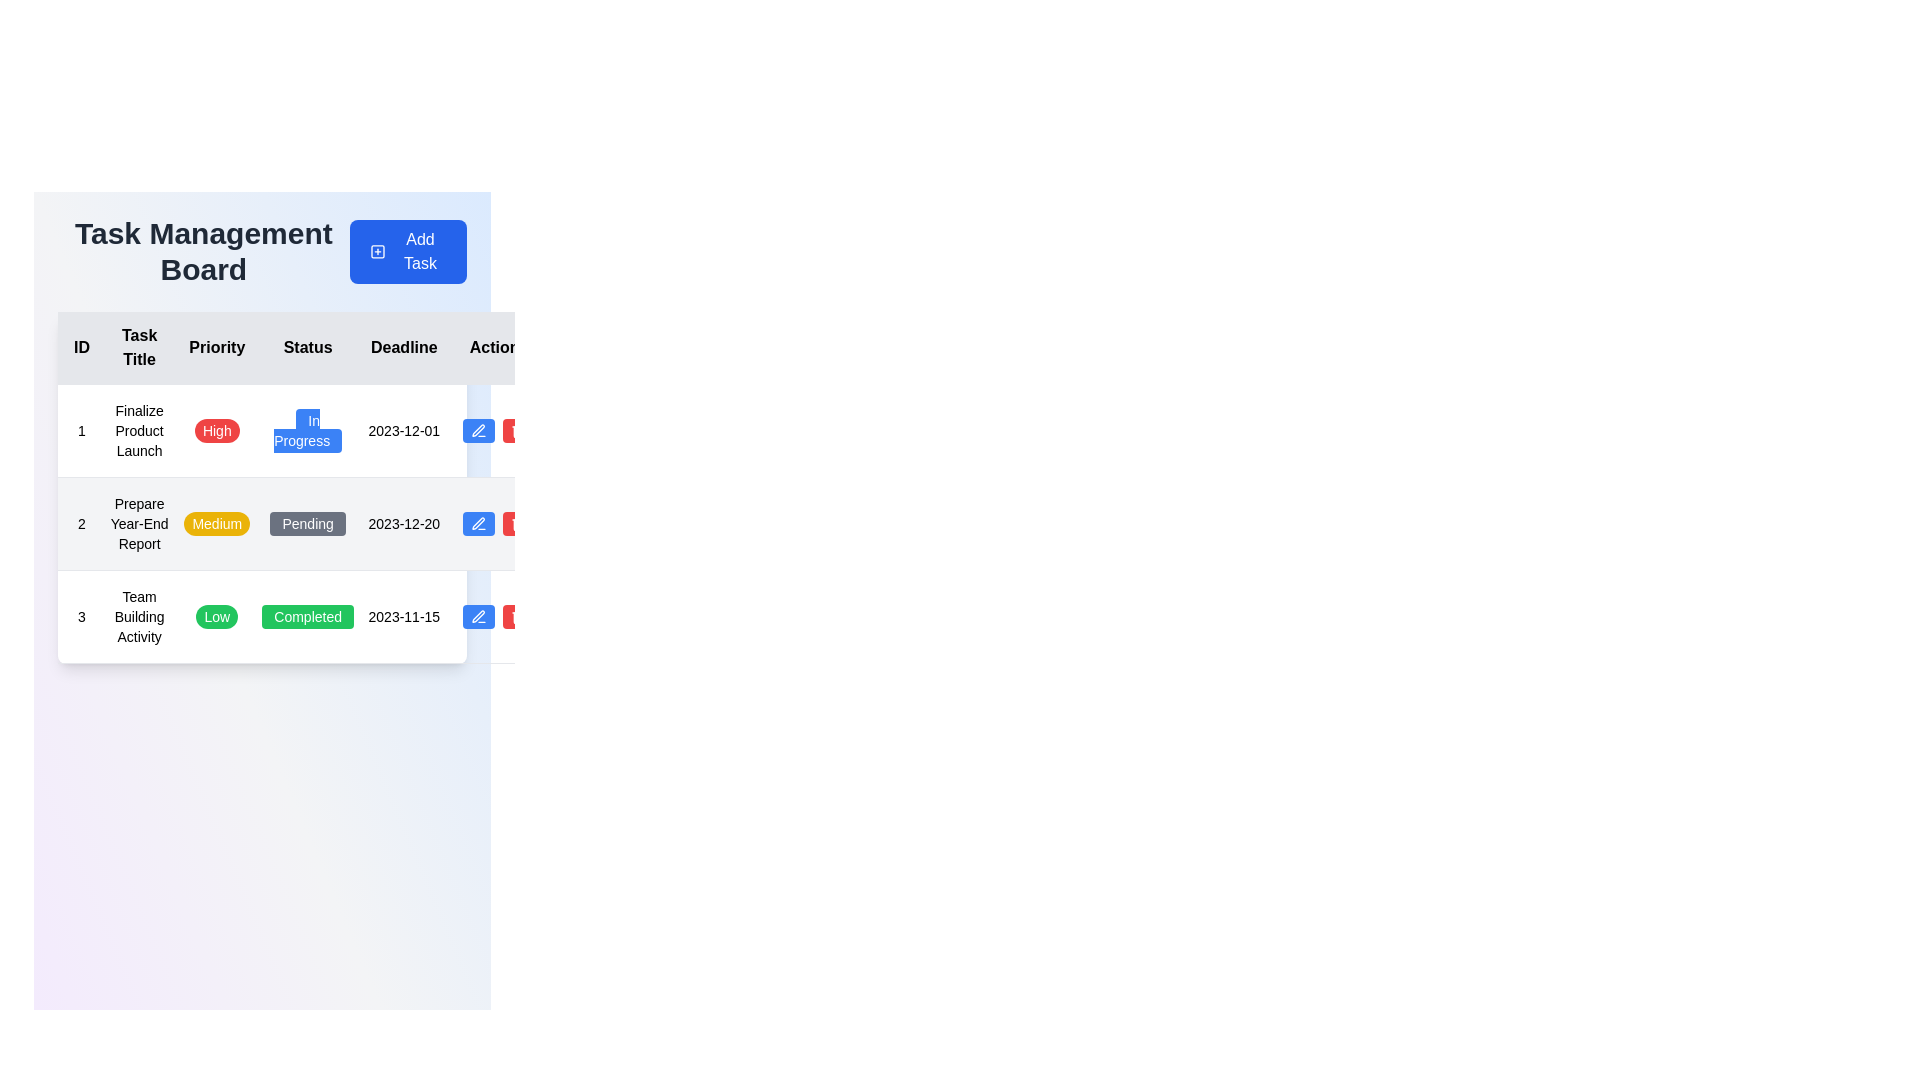 Image resolution: width=1920 pixels, height=1080 pixels. Describe the element at coordinates (217, 430) in the screenshot. I see `the 'High' priority Status indicator button located in the 'Priority' column next to the task title 'Finalize Product Launch'` at that location.